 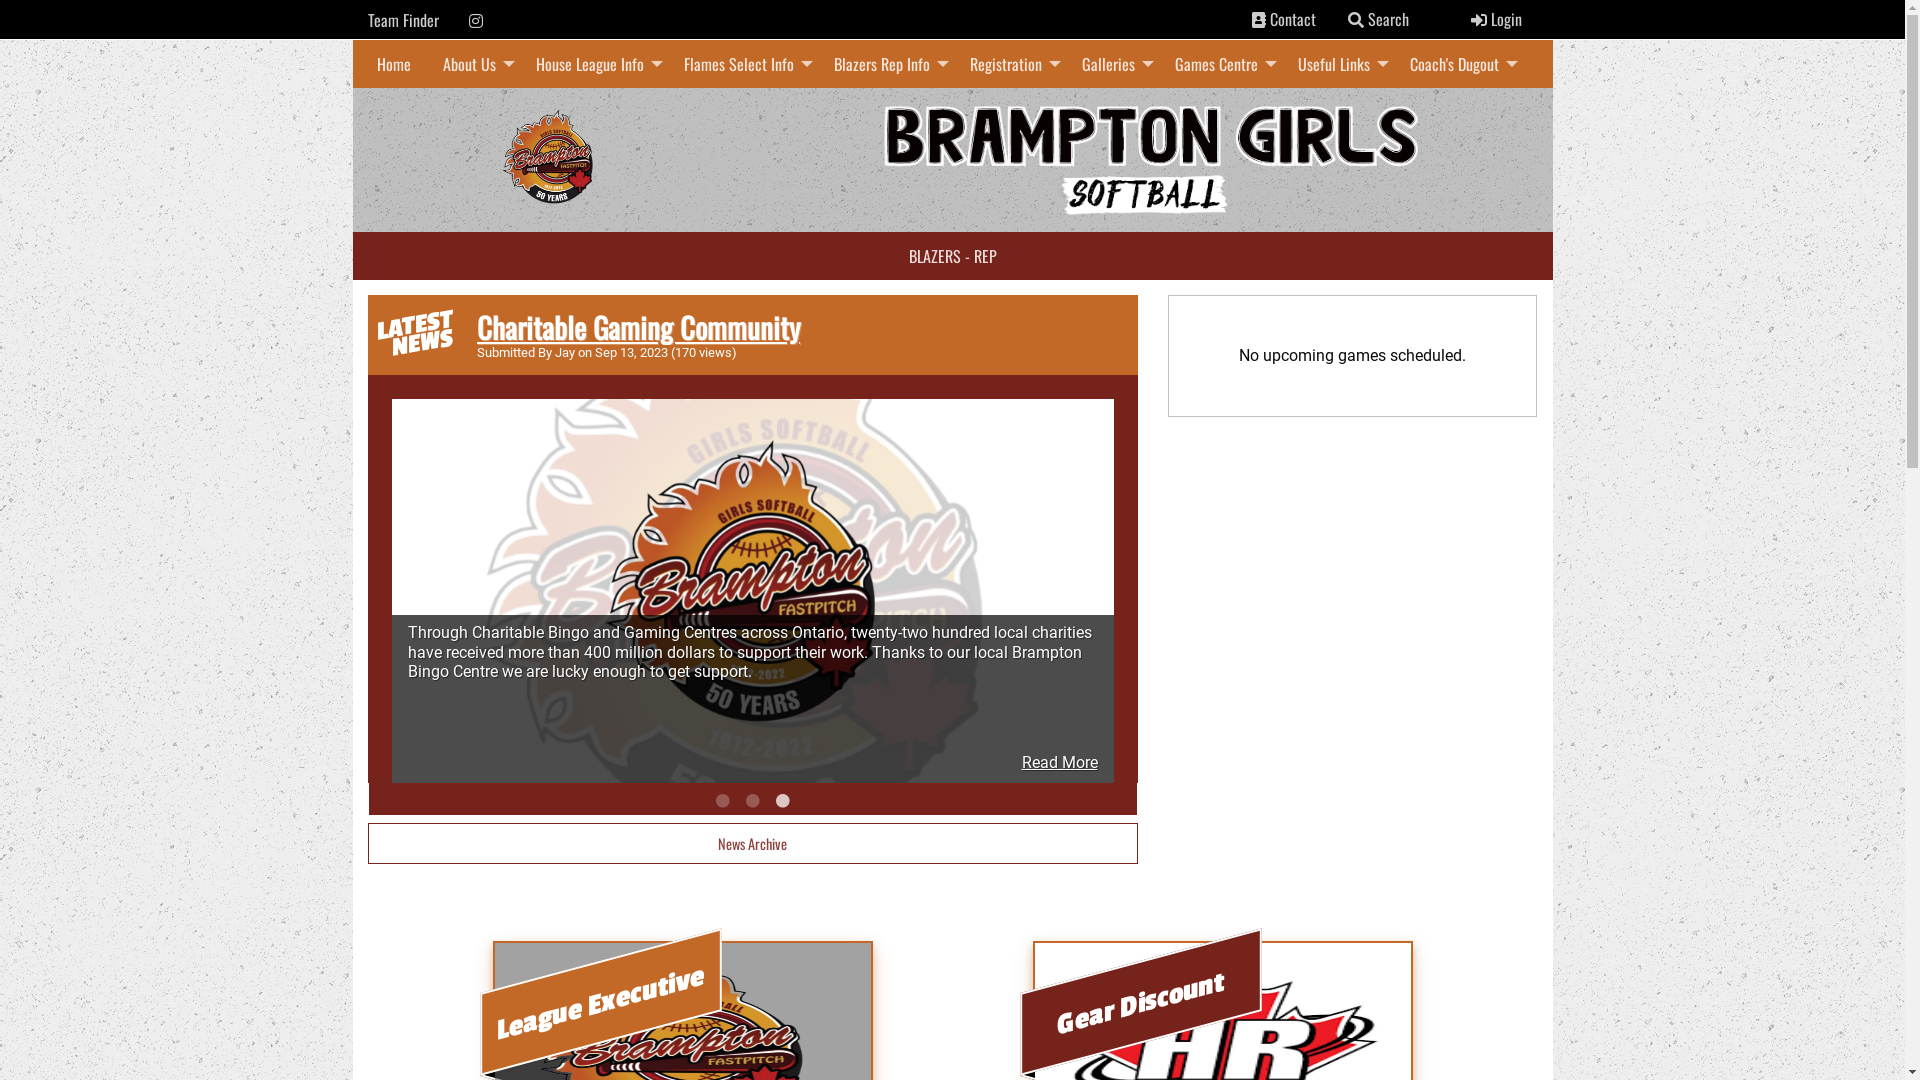 What do you see at coordinates (1218, 63) in the screenshot?
I see `'Games Centre'` at bounding box center [1218, 63].